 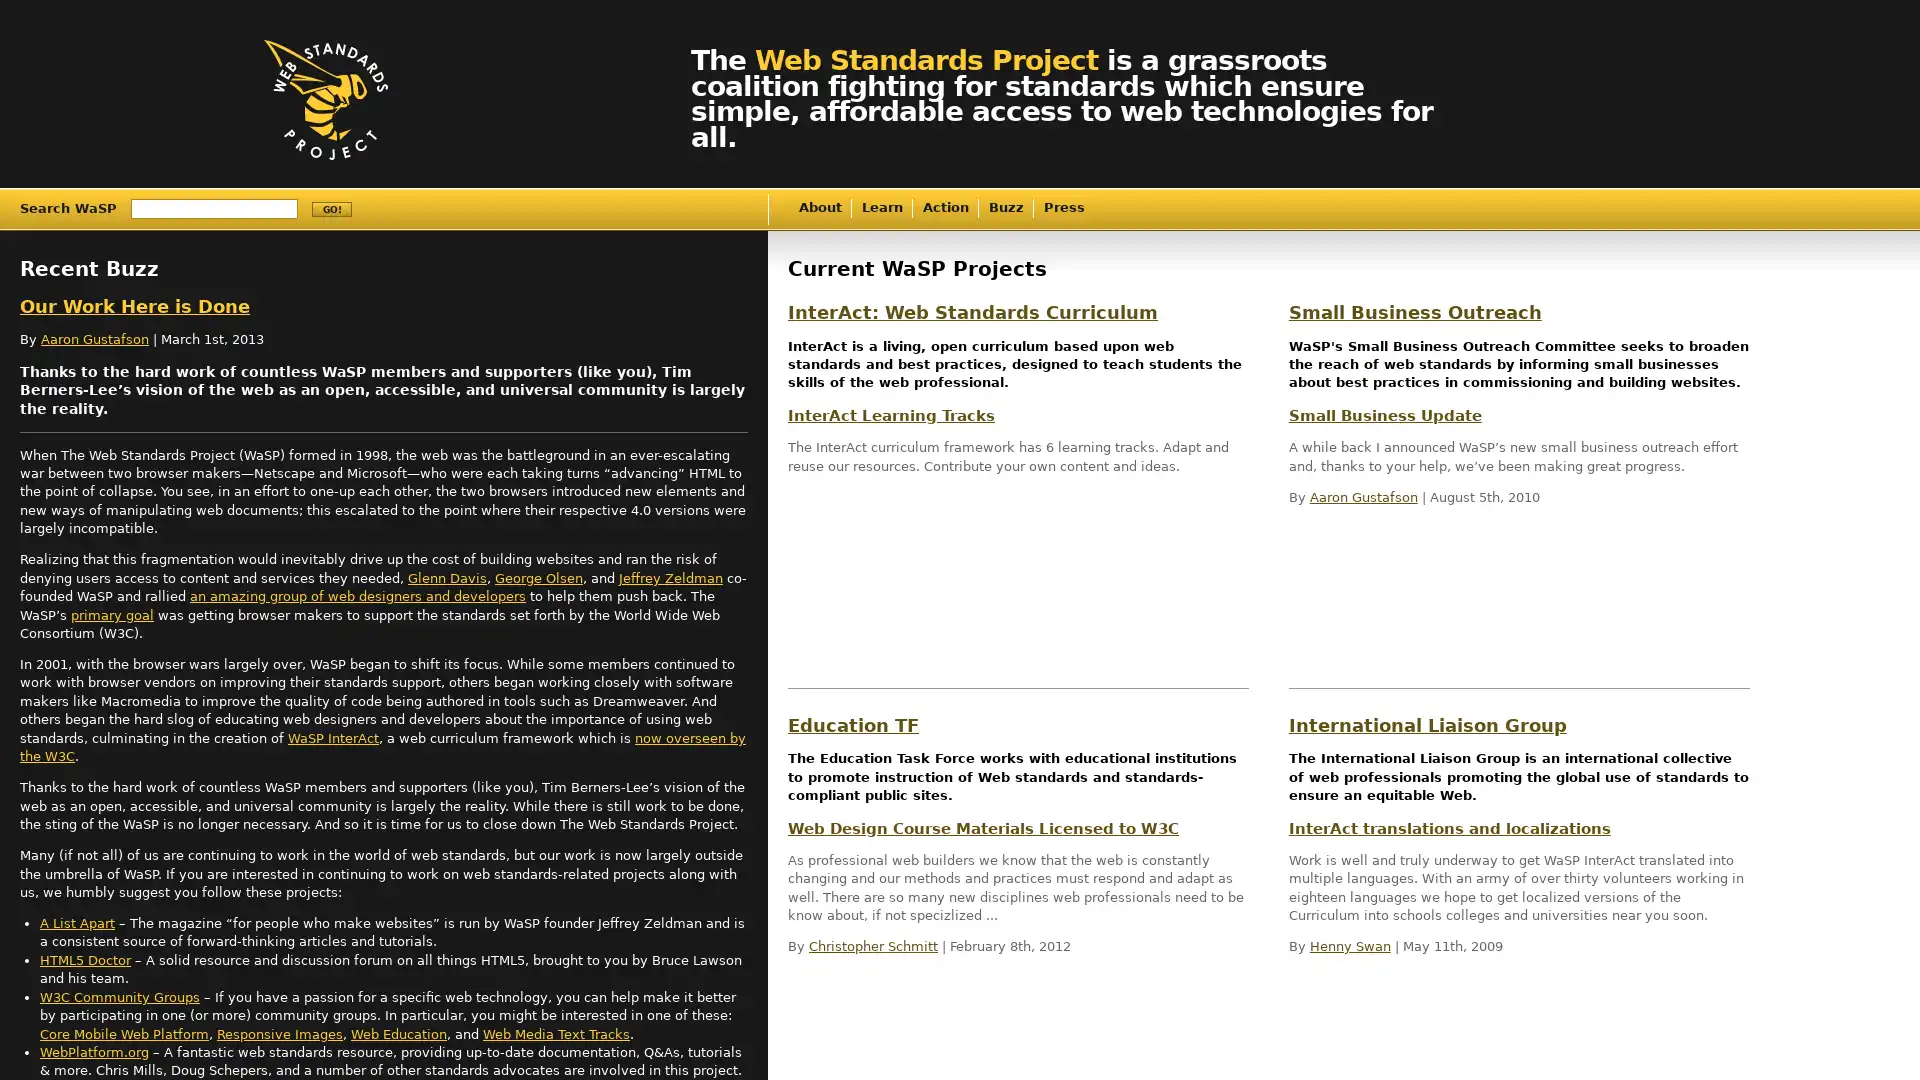 I want to click on Go!, so click(x=331, y=209).